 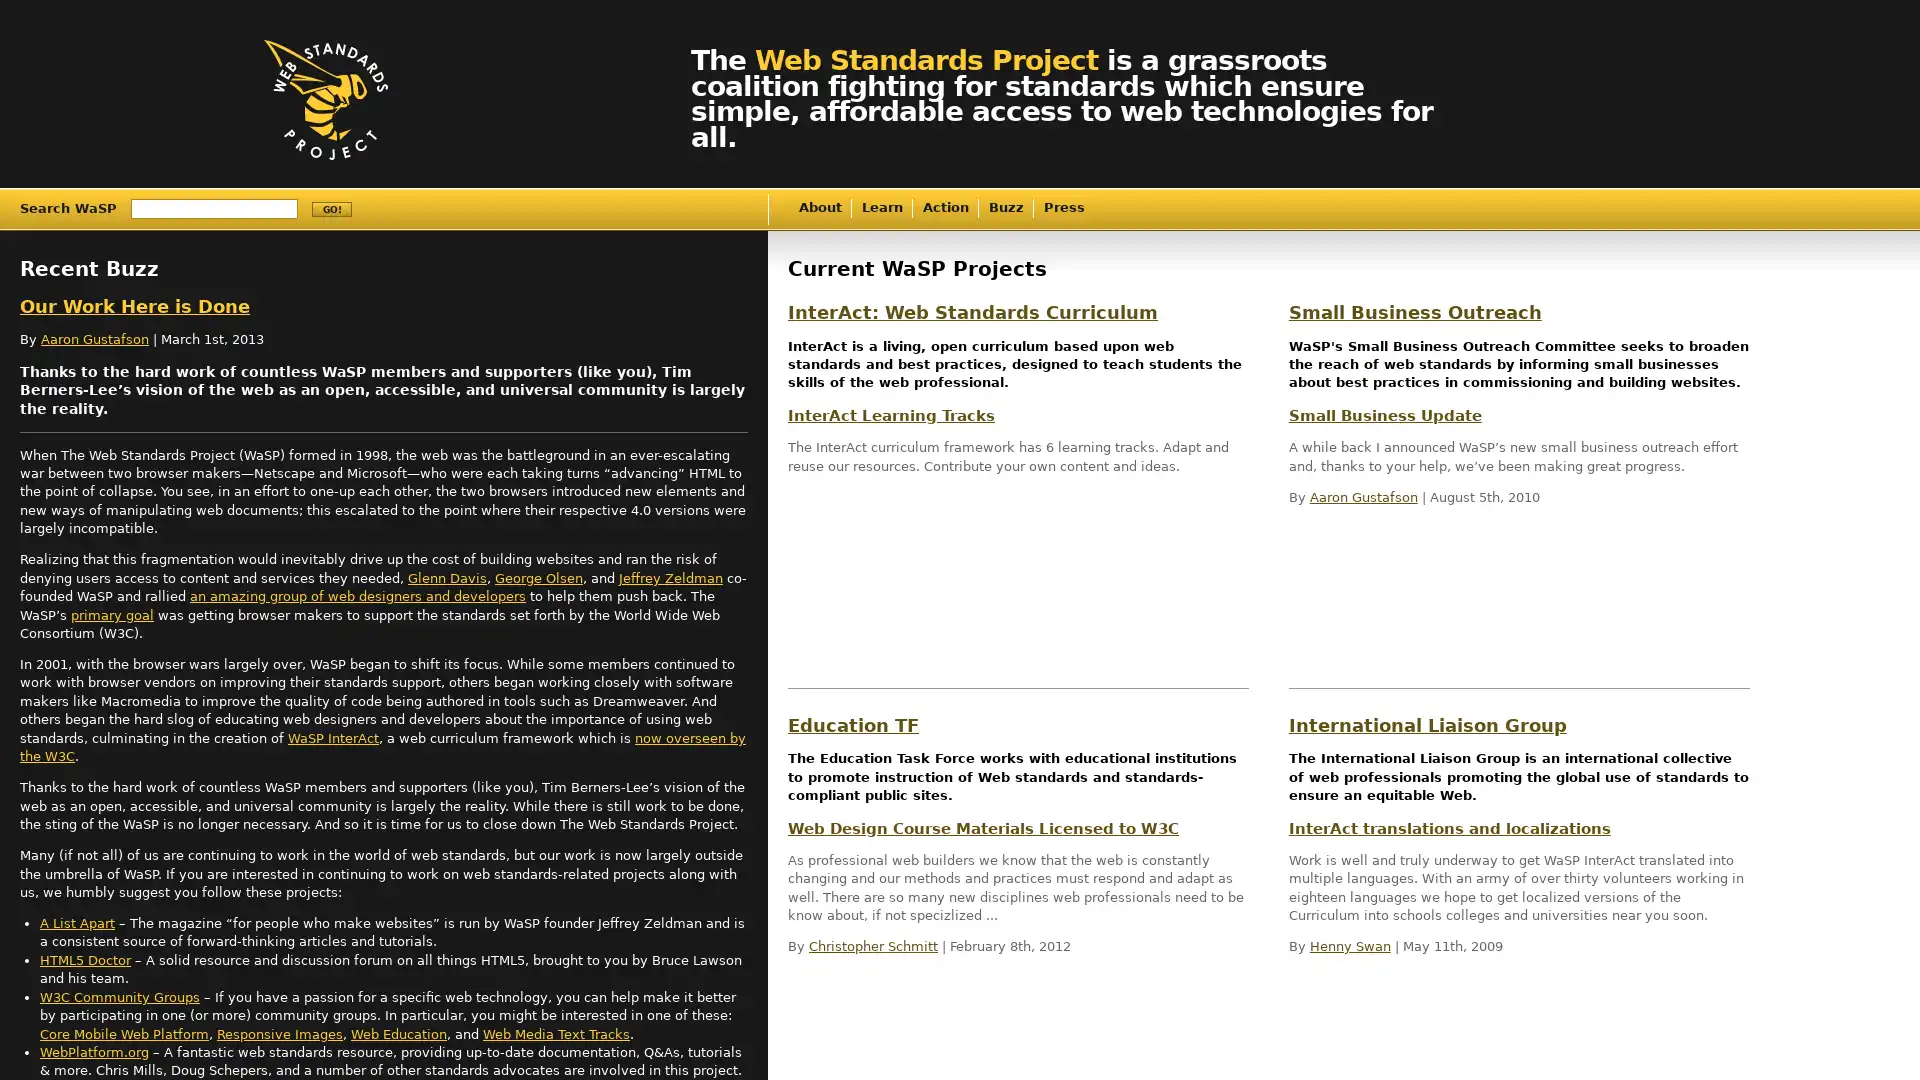 I want to click on Go!, so click(x=331, y=209).